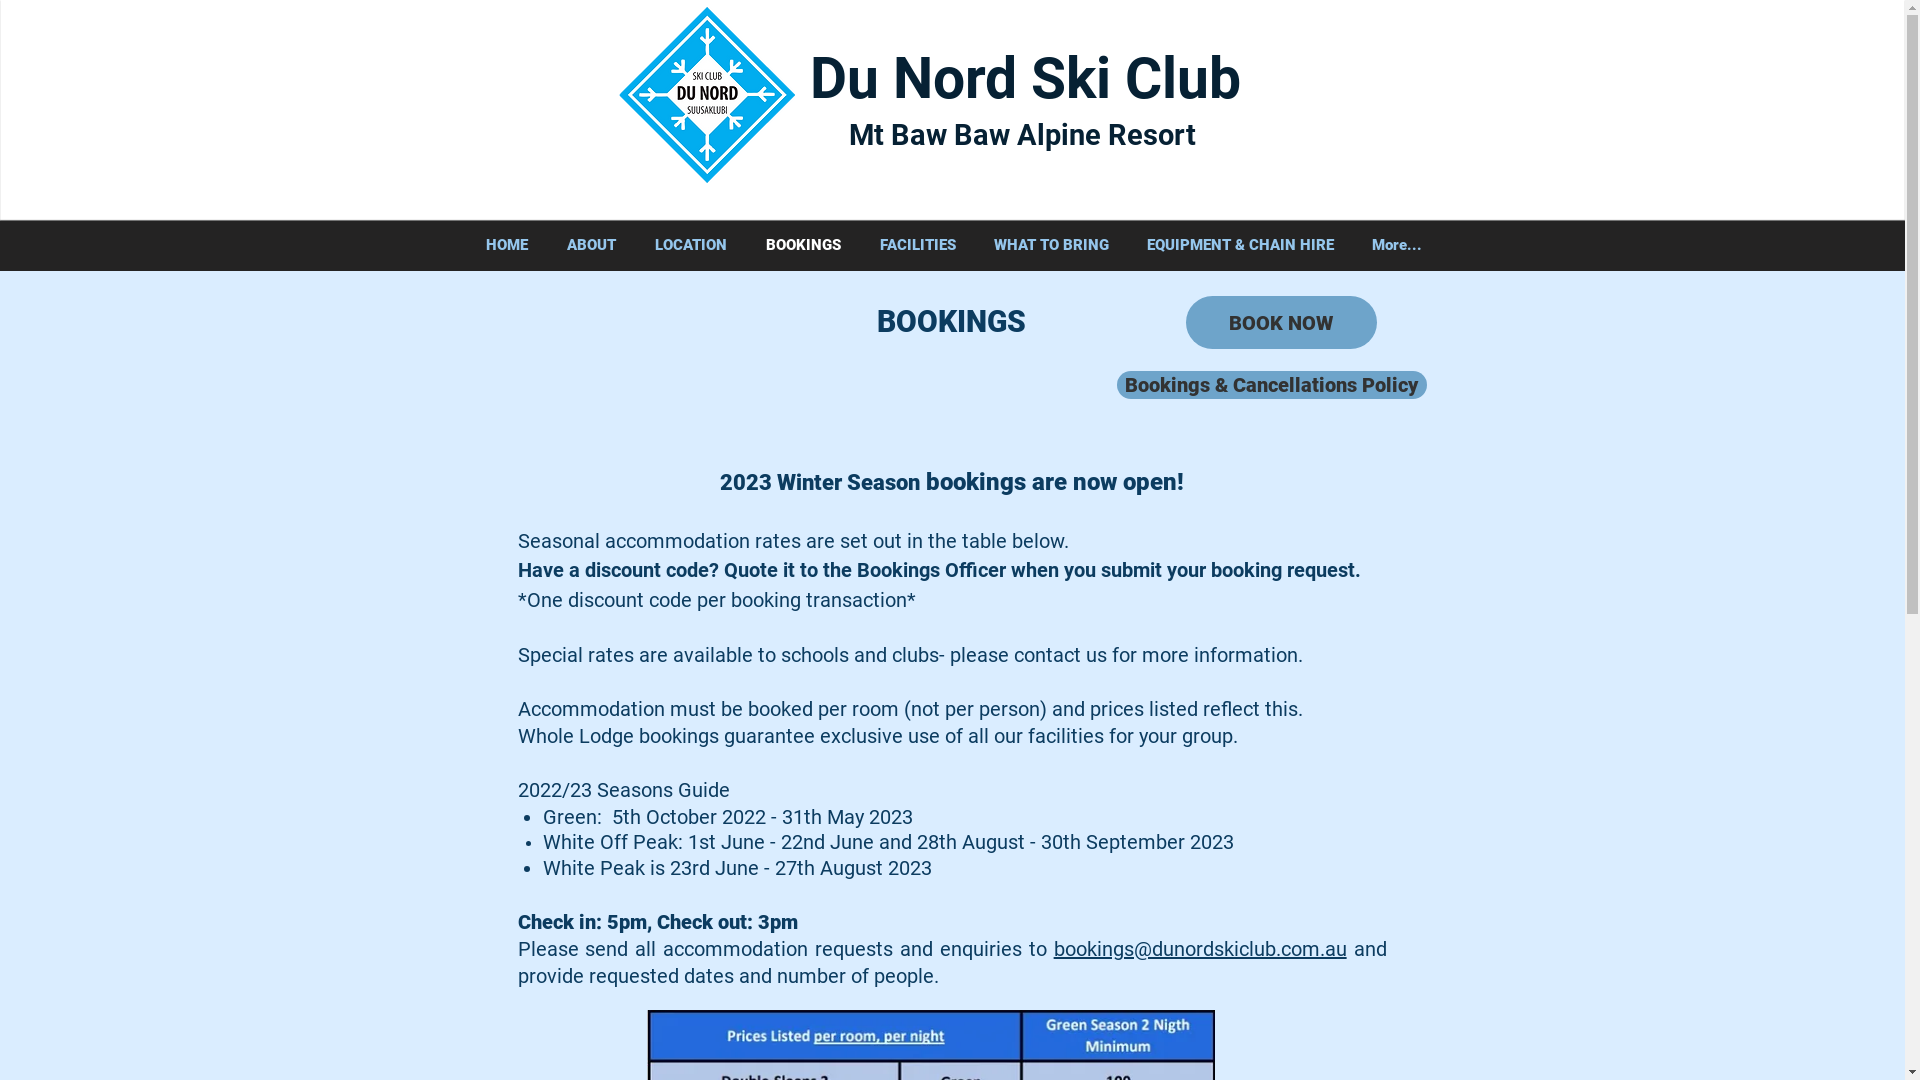 This screenshot has width=1920, height=1080. I want to click on 'ABOUT', so click(590, 244).